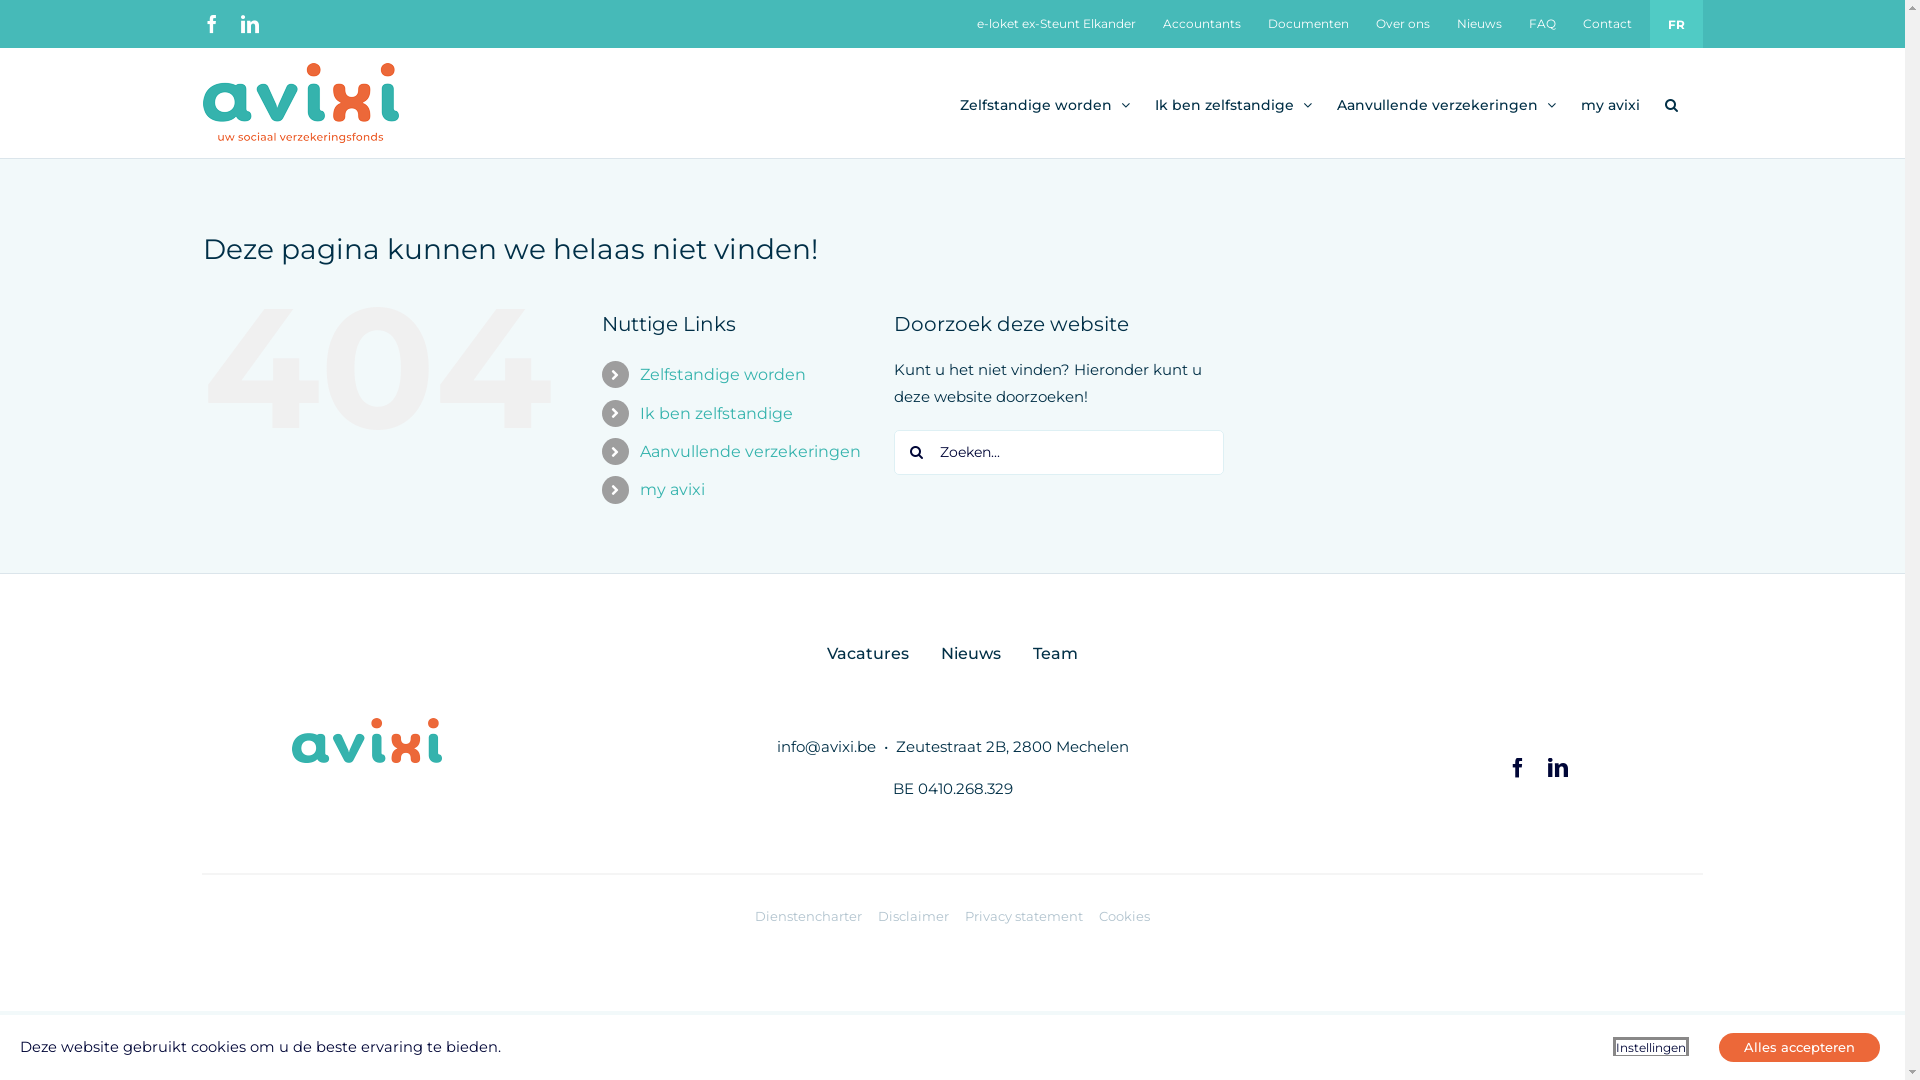 The image size is (1920, 1080). Describe the element at coordinates (1400, 23) in the screenshot. I see `'Over ons'` at that location.